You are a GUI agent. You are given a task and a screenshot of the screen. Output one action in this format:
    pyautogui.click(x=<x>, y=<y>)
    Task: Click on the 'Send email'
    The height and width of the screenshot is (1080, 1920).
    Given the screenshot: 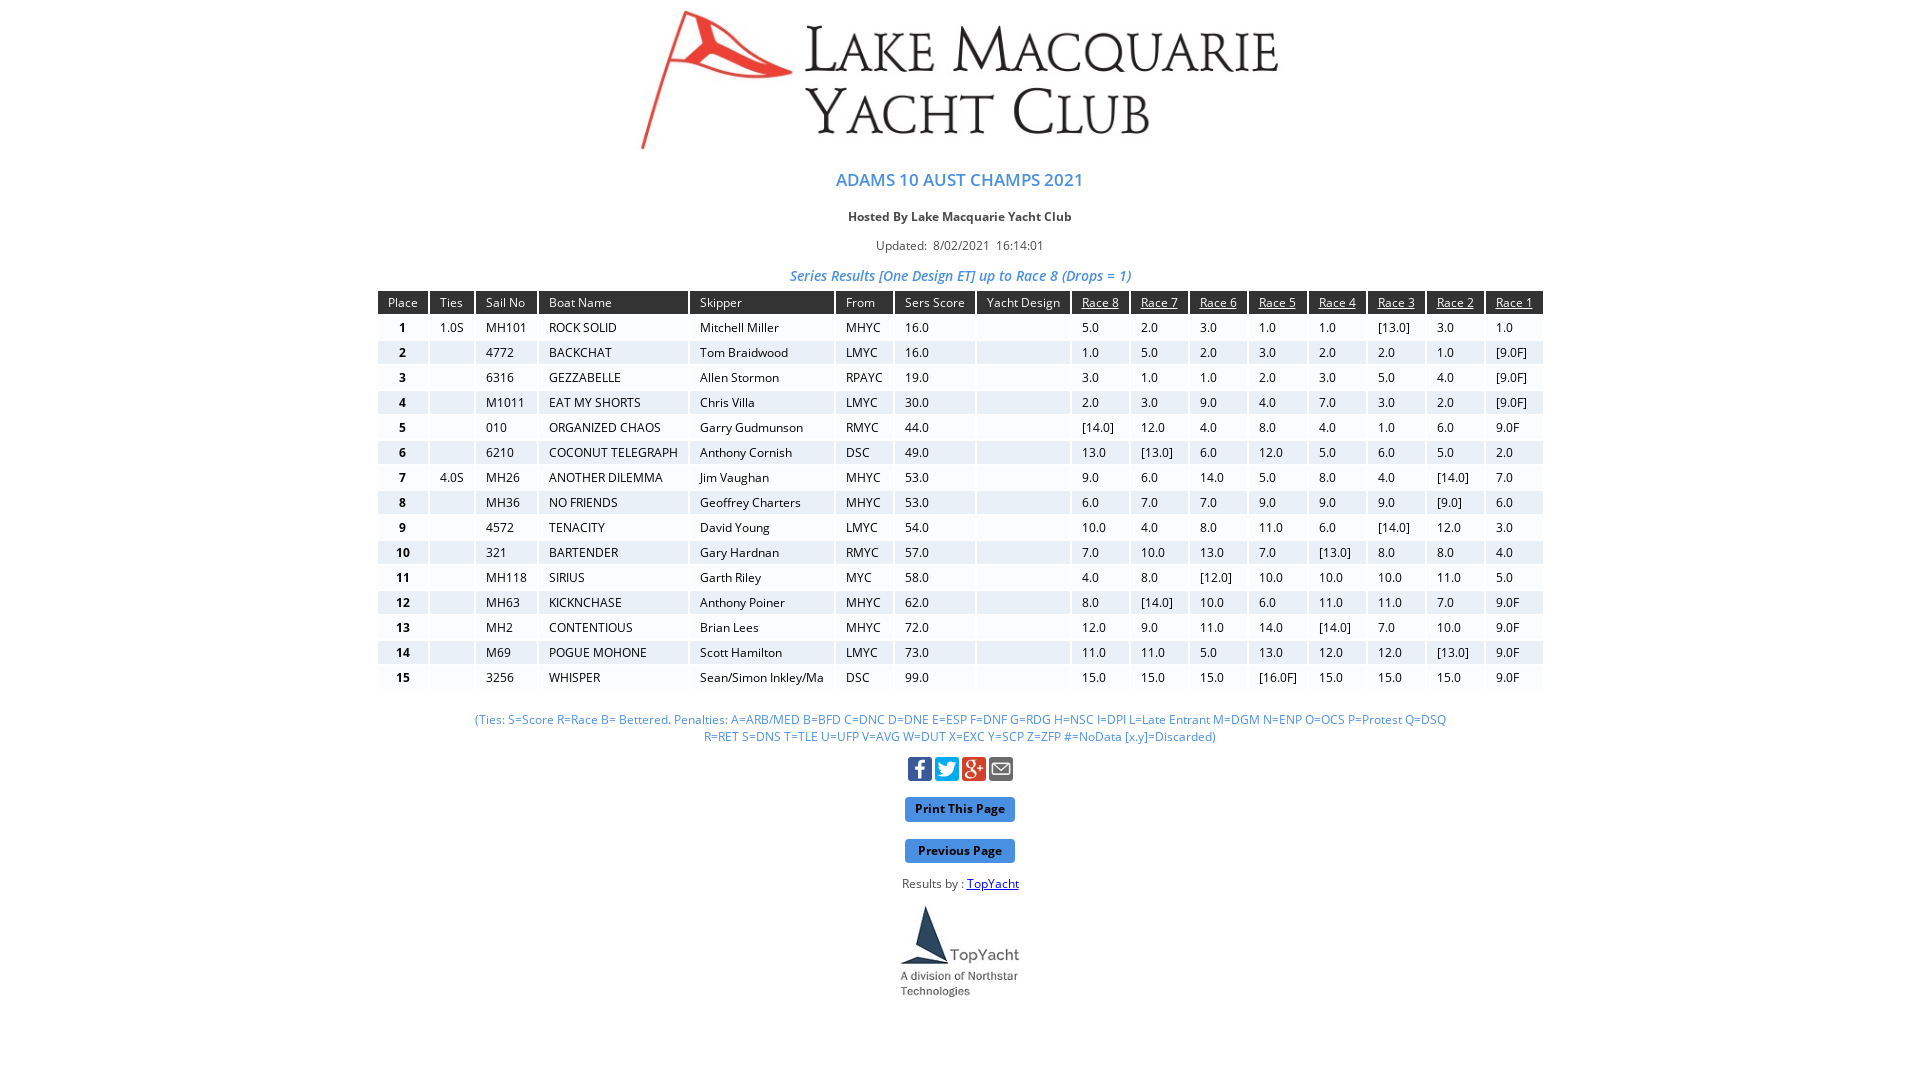 What is the action you would take?
    pyautogui.click(x=999, y=775)
    